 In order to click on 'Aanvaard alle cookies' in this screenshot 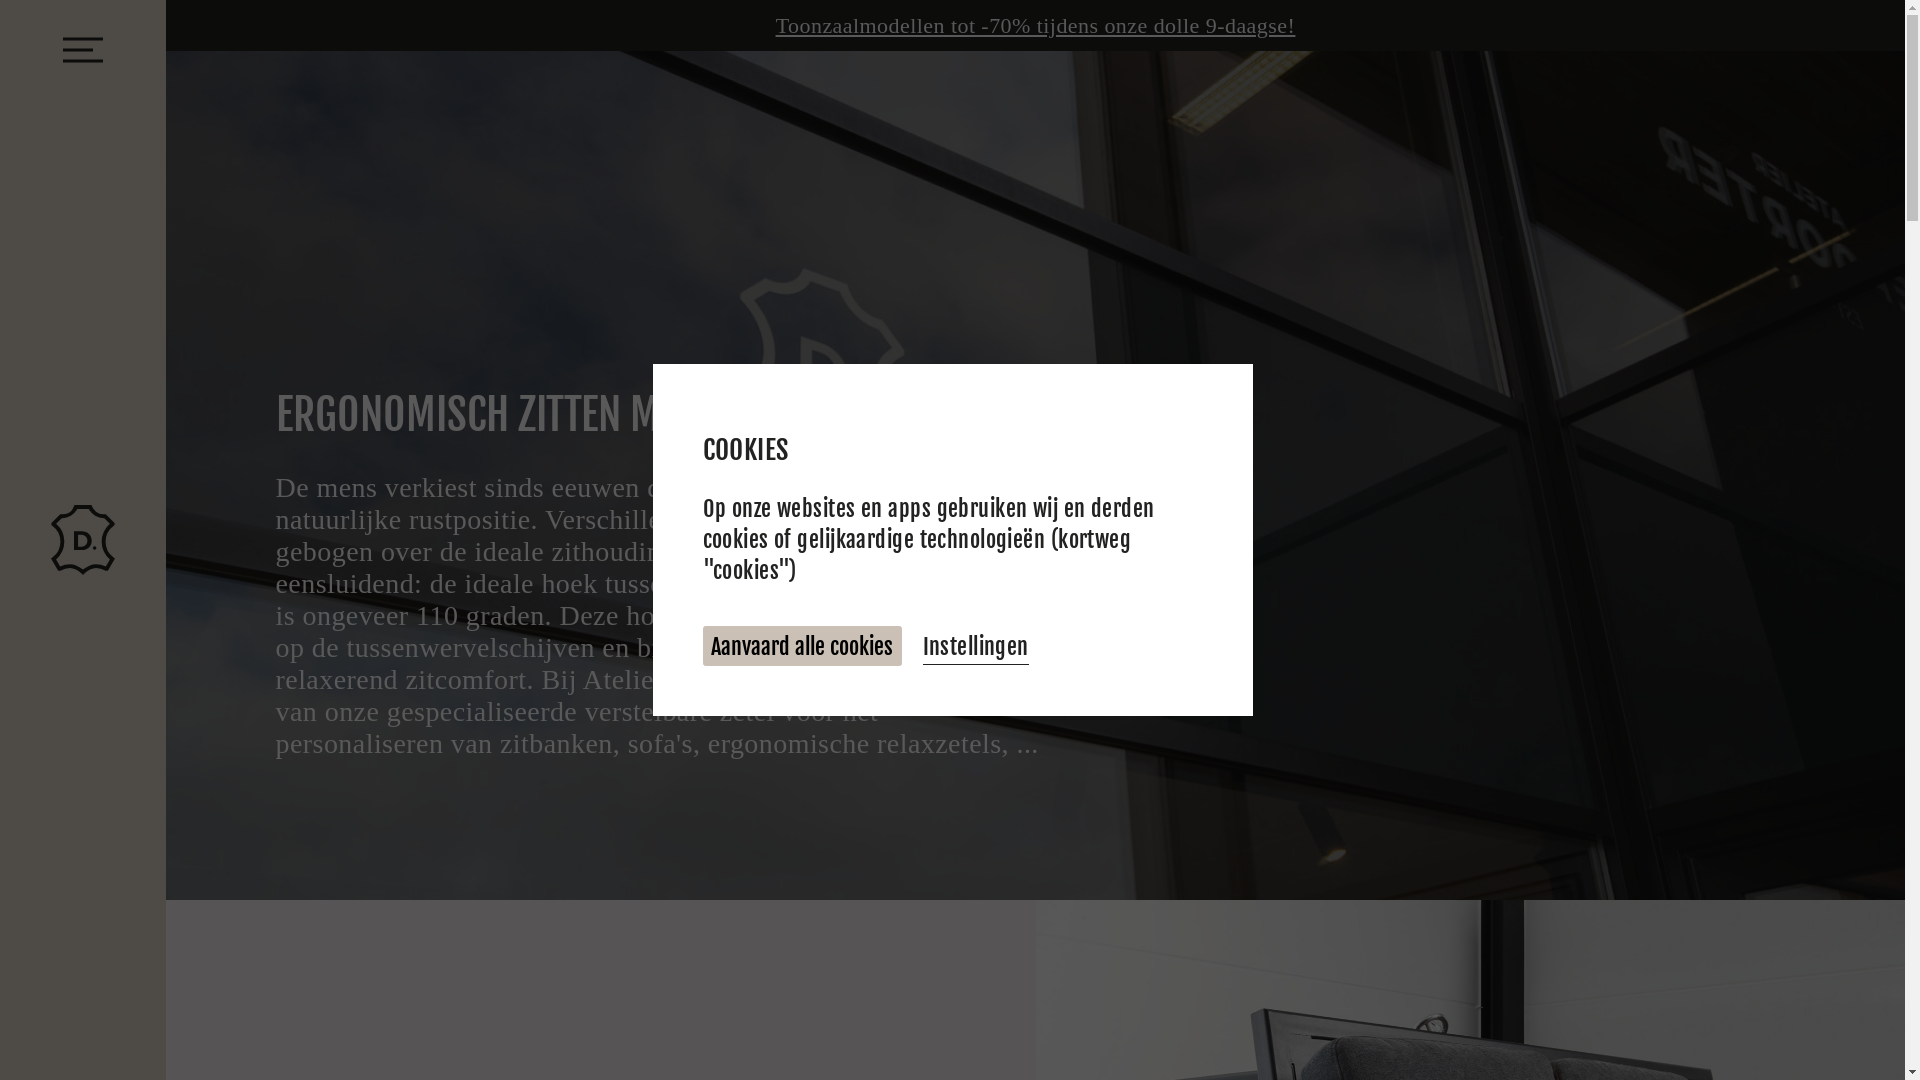, I will do `click(801, 646)`.